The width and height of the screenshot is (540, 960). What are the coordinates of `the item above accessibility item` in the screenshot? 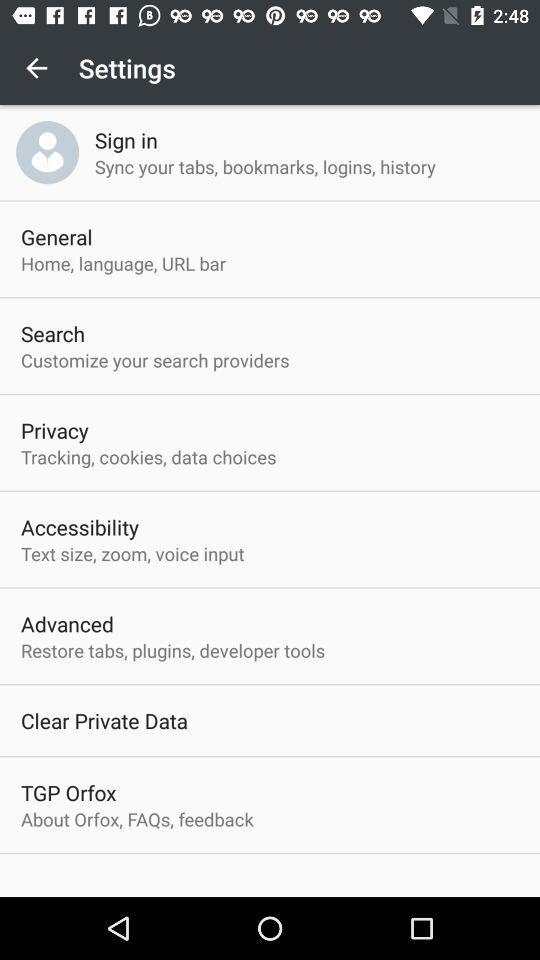 It's located at (147, 457).